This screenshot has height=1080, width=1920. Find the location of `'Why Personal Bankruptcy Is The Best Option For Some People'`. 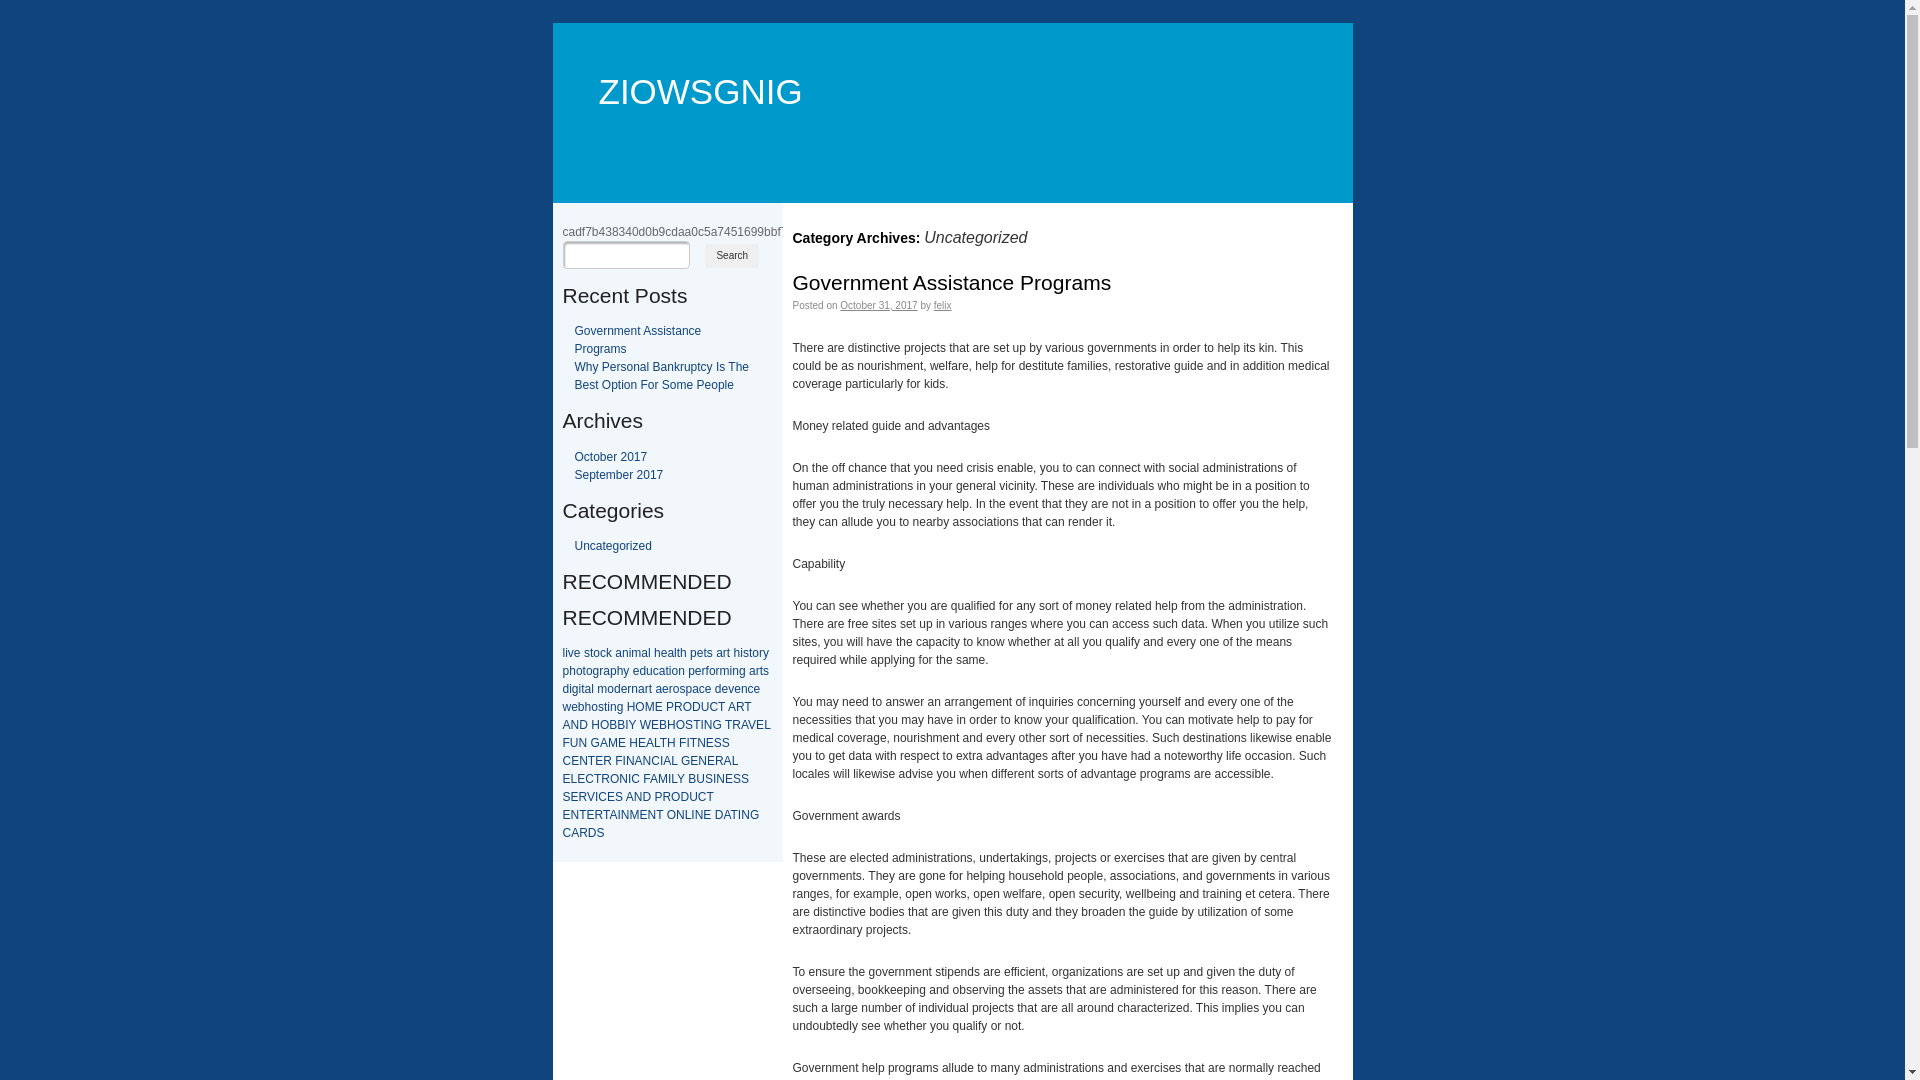

'Why Personal Bankruptcy Is The Best Option For Some People' is located at coordinates (661, 375).